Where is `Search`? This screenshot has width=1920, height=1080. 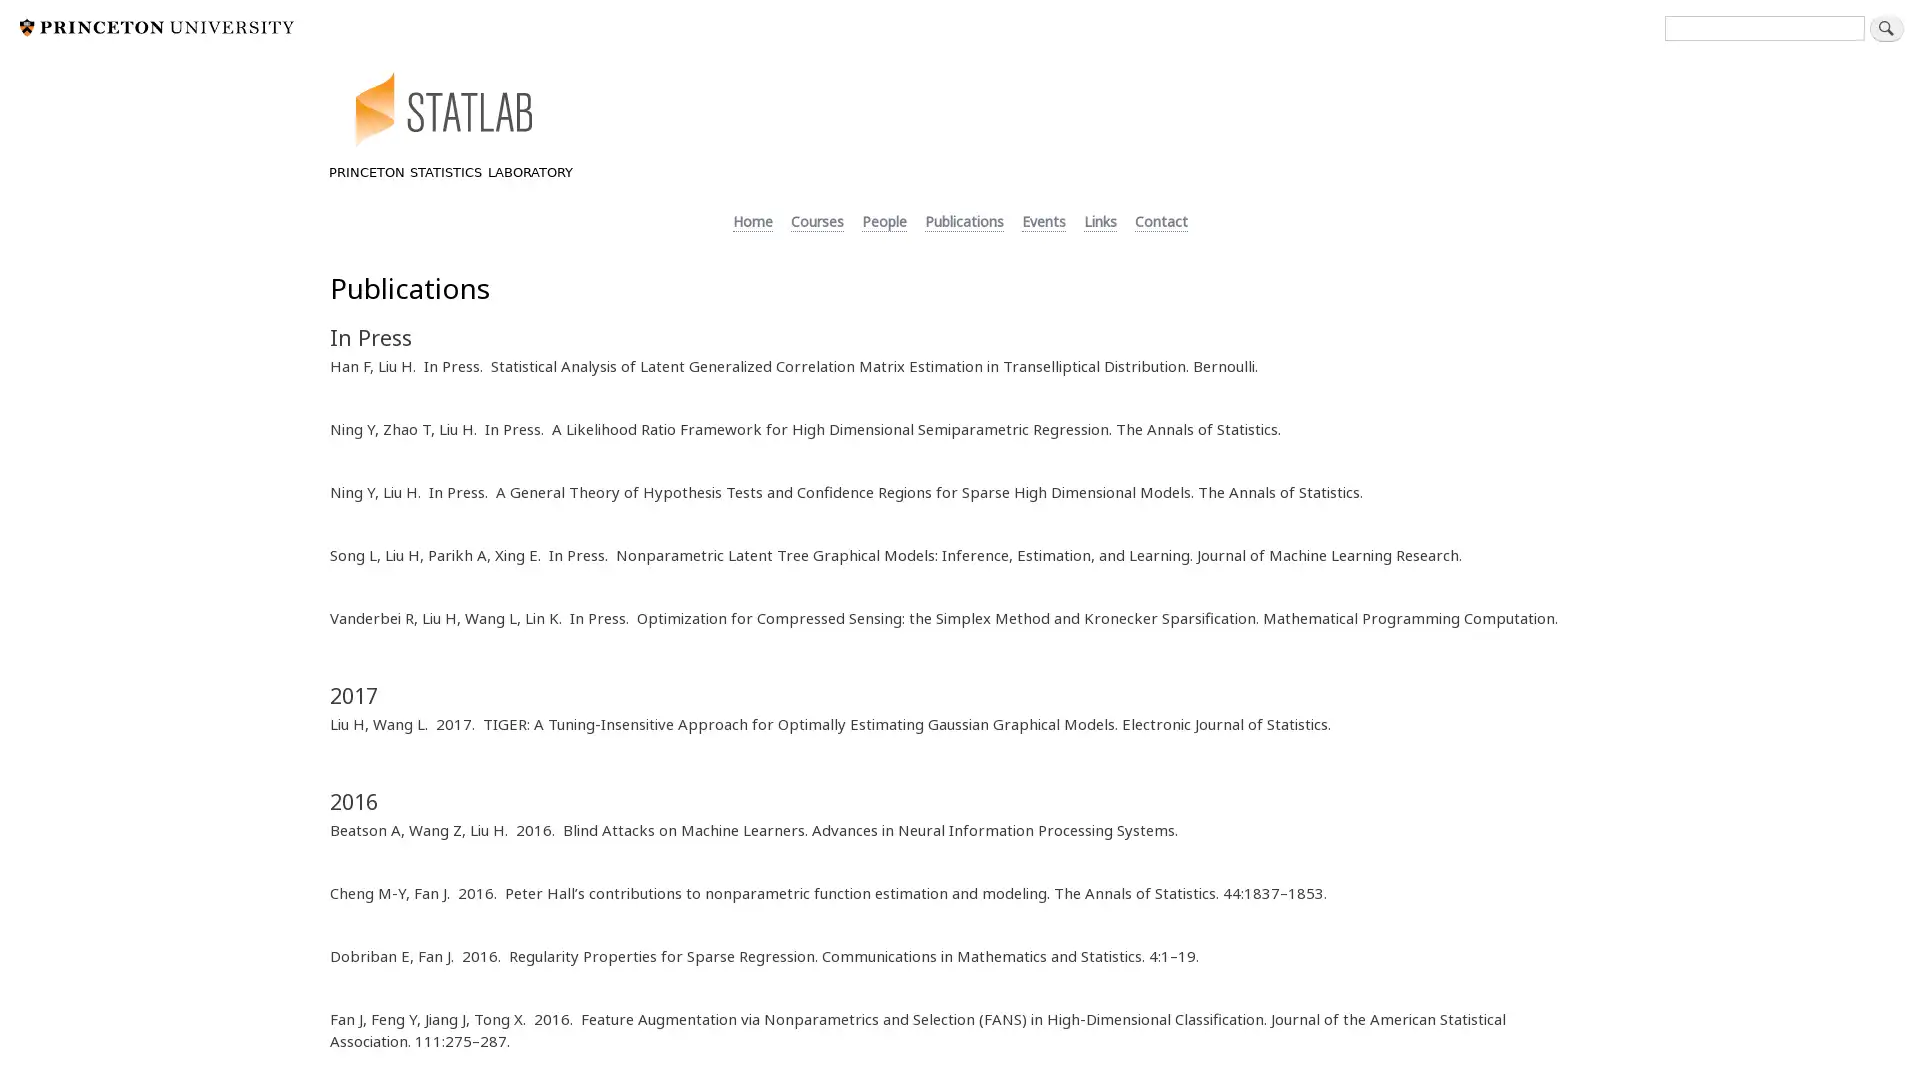
Search is located at coordinates (1885, 27).